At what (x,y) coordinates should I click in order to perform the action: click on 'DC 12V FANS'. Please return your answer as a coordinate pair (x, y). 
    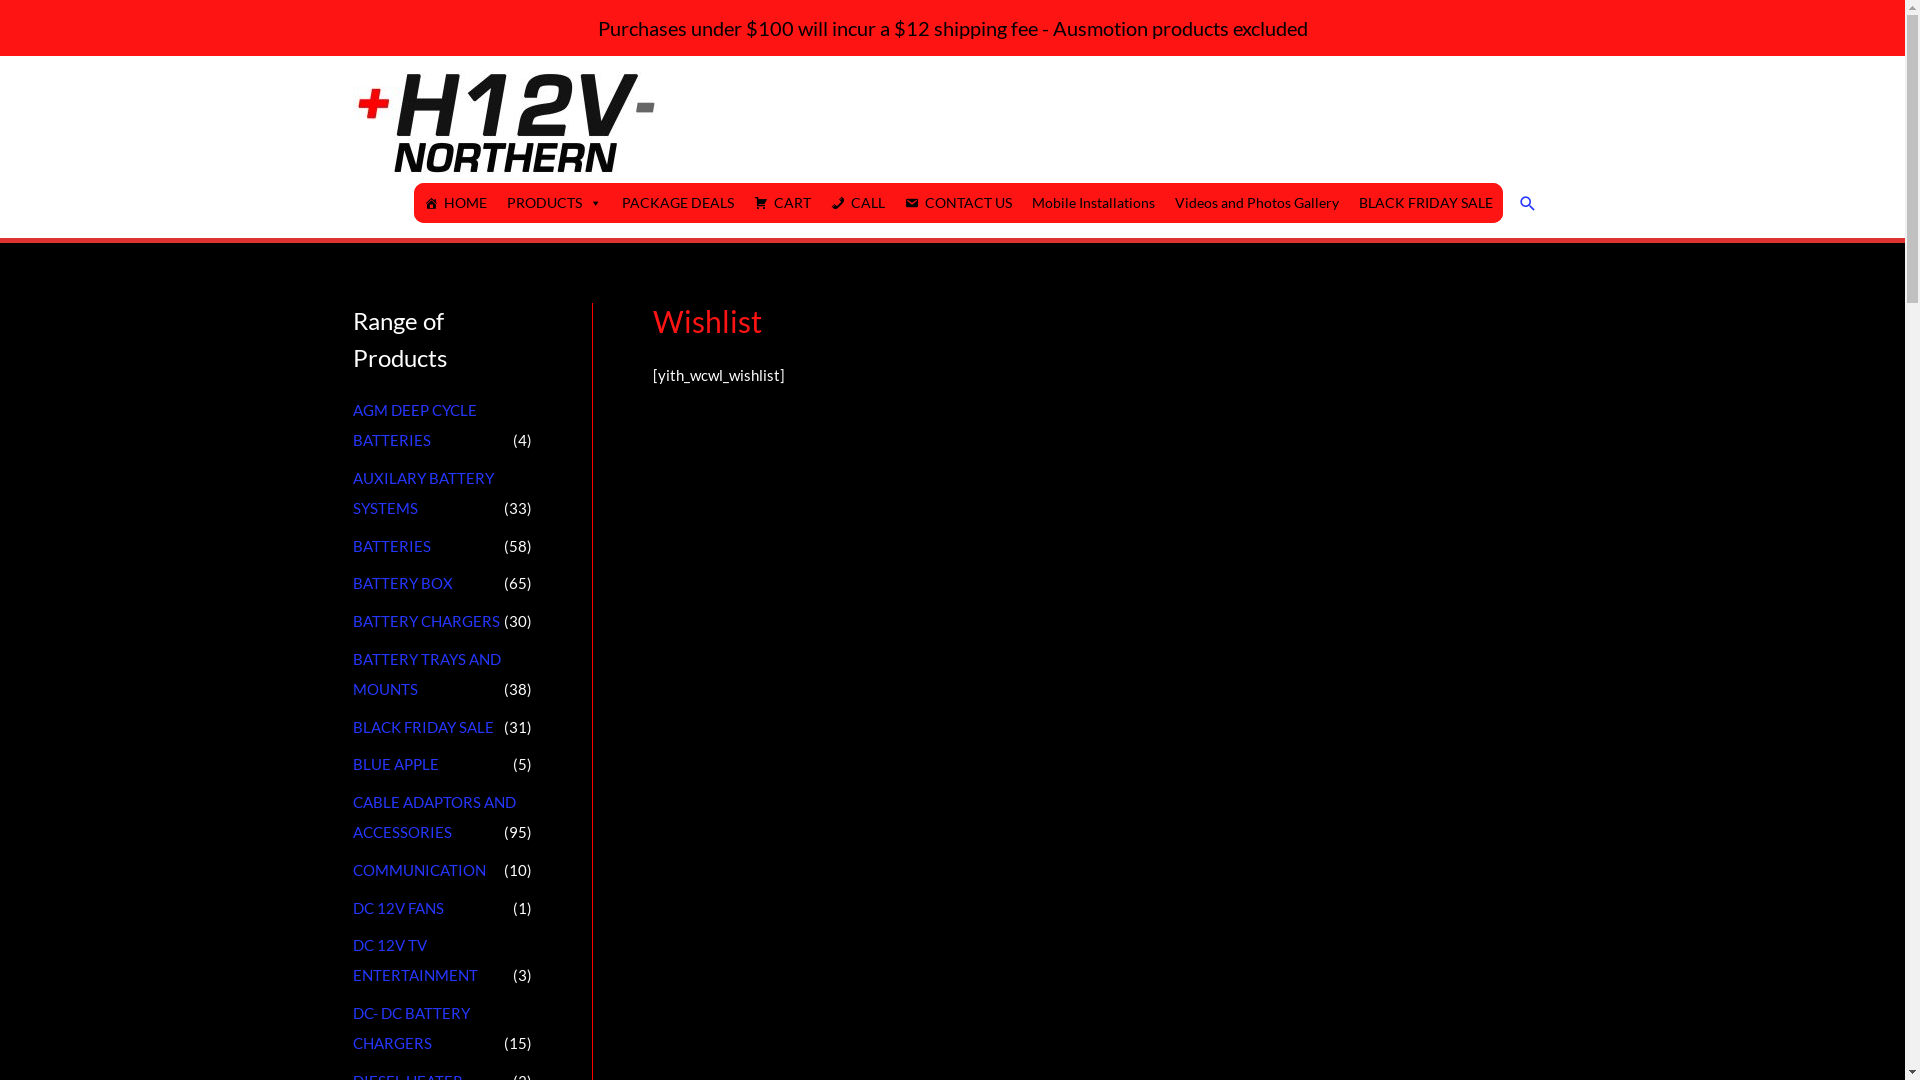
    Looking at the image, I should click on (397, 907).